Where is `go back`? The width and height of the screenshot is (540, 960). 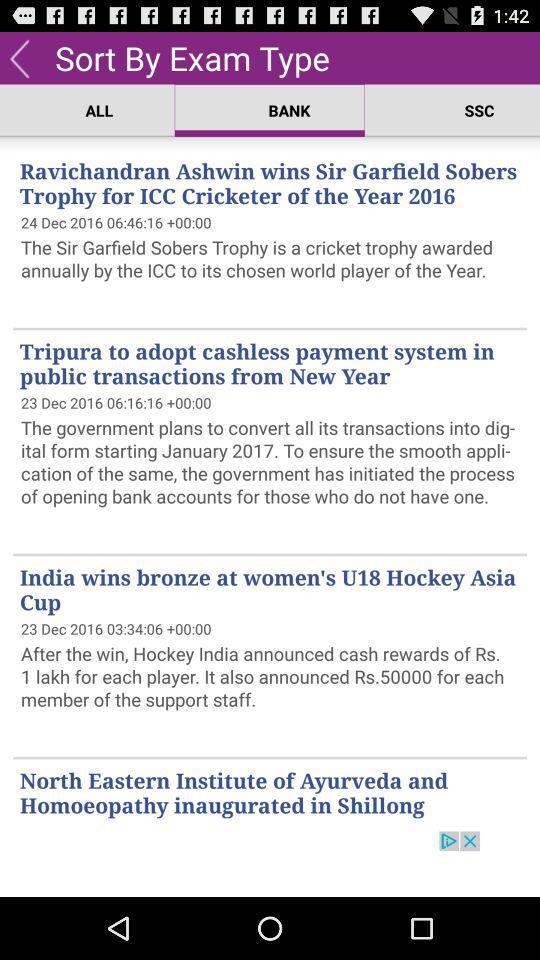 go back is located at coordinates (18, 56).